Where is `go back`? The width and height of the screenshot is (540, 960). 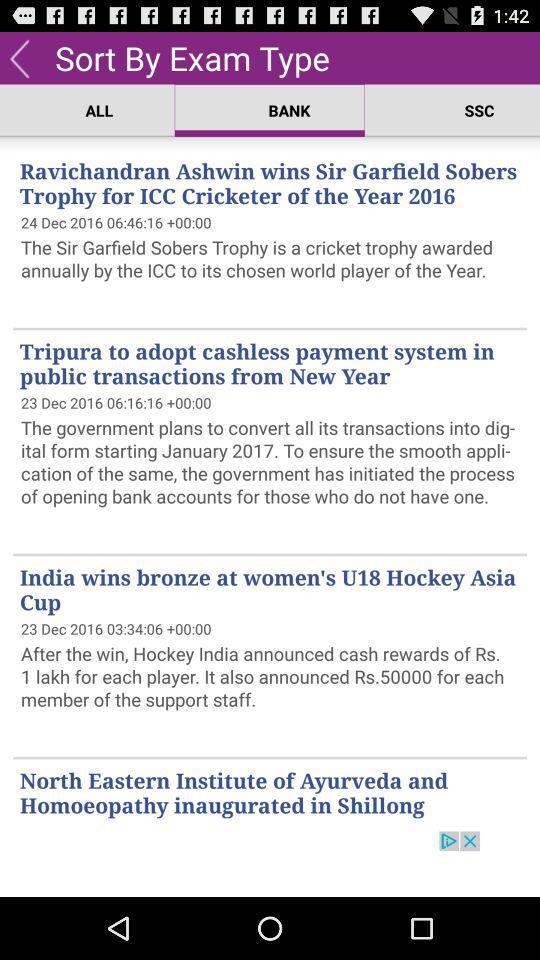 go back is located at coordinates (18, 56).